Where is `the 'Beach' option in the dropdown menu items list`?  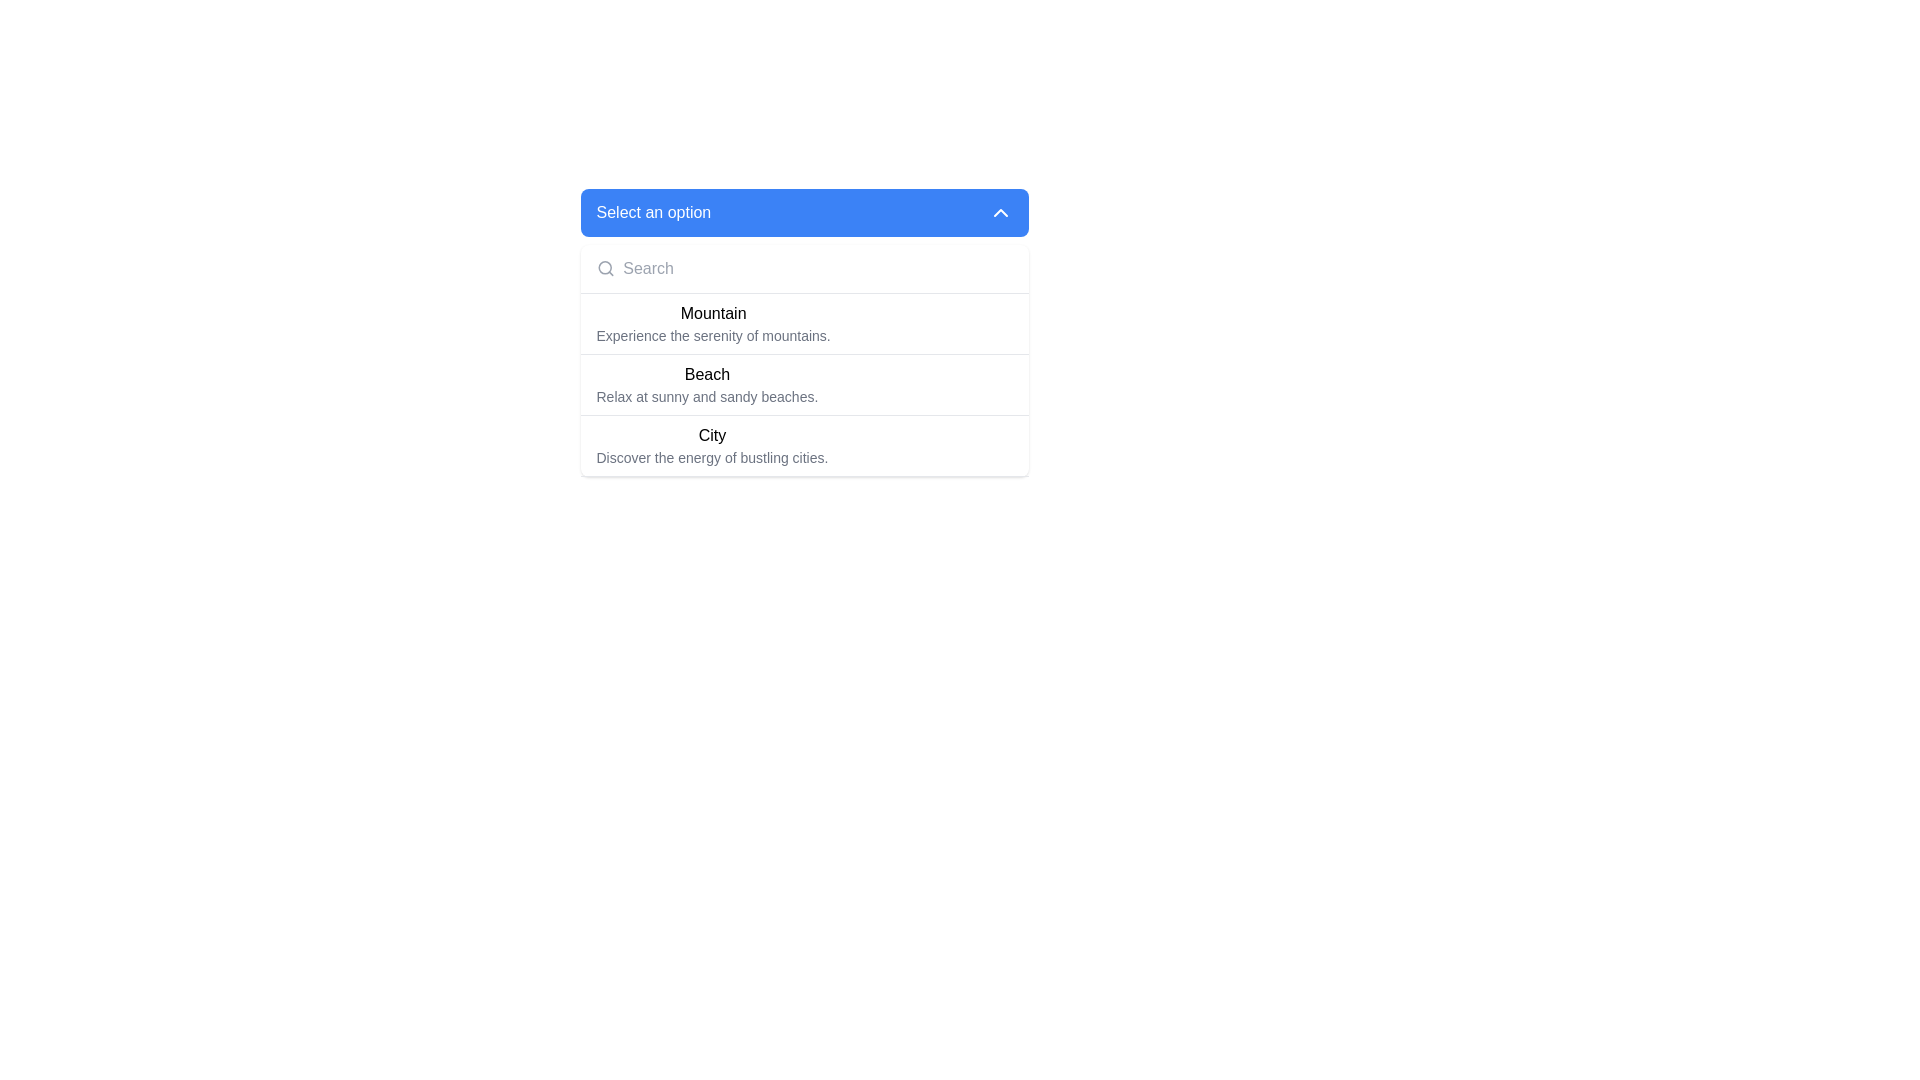 the 'Beach' option in the dropdown menu items list is located at coordinates (804, 361).